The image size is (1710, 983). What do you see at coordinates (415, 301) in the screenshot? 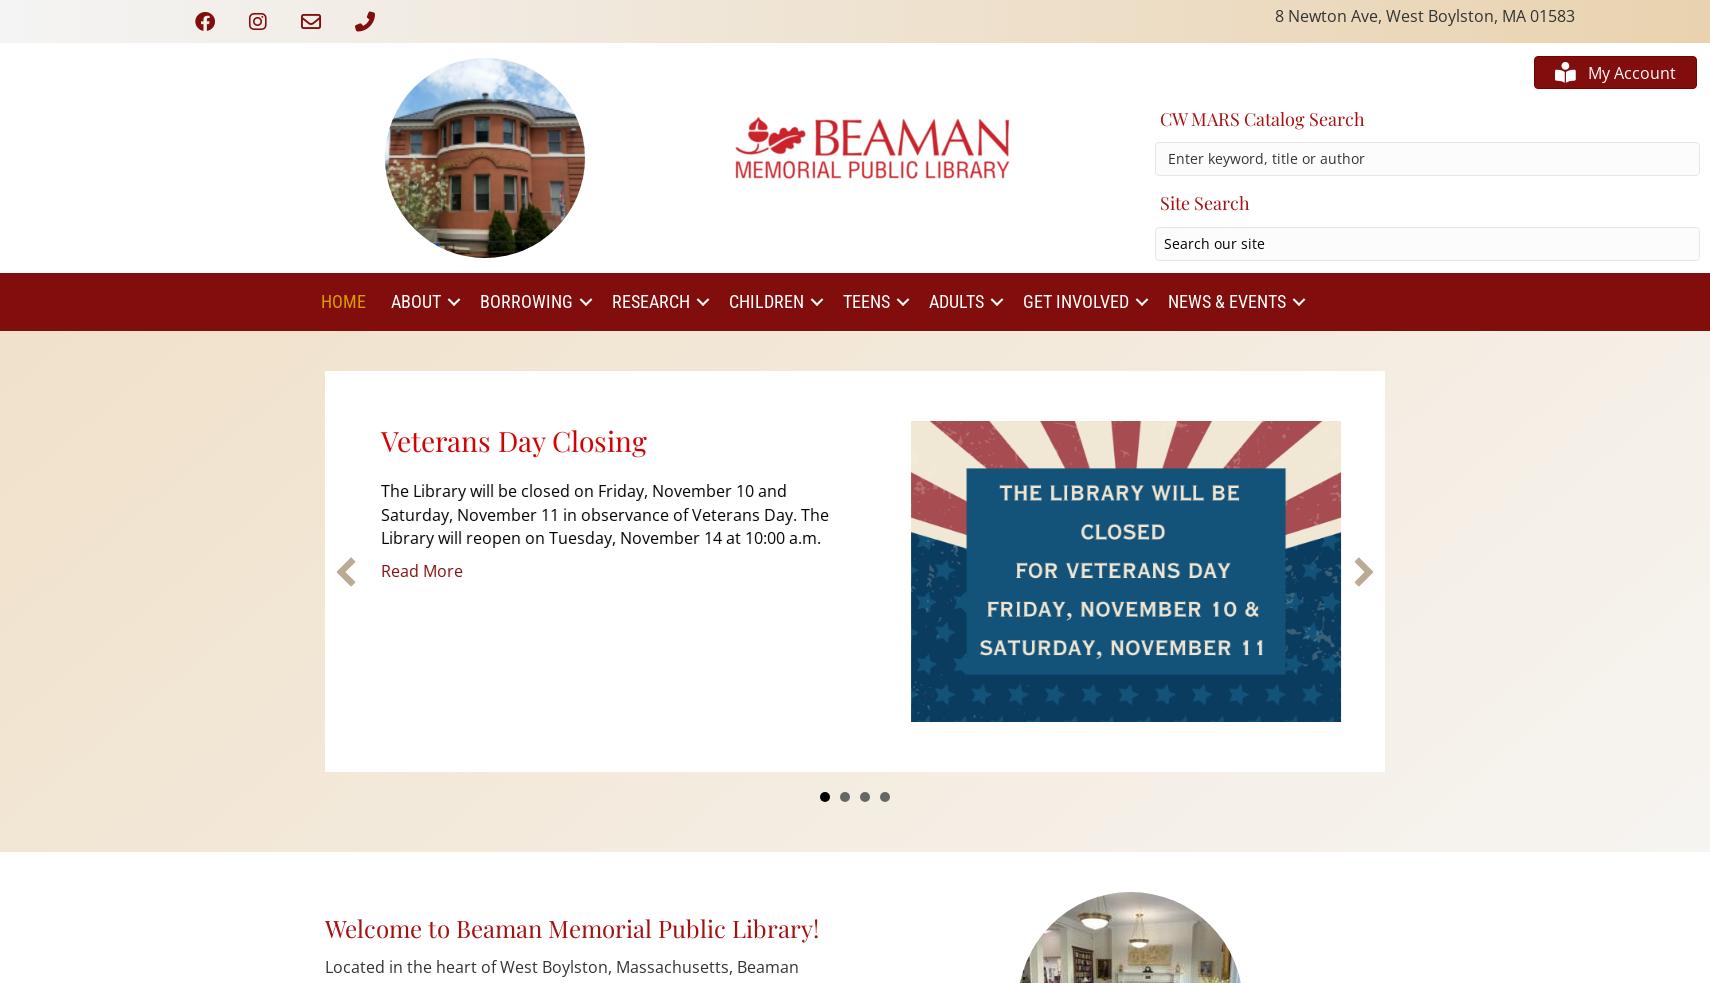
I see `'About'` at bounding box center [415, 301].